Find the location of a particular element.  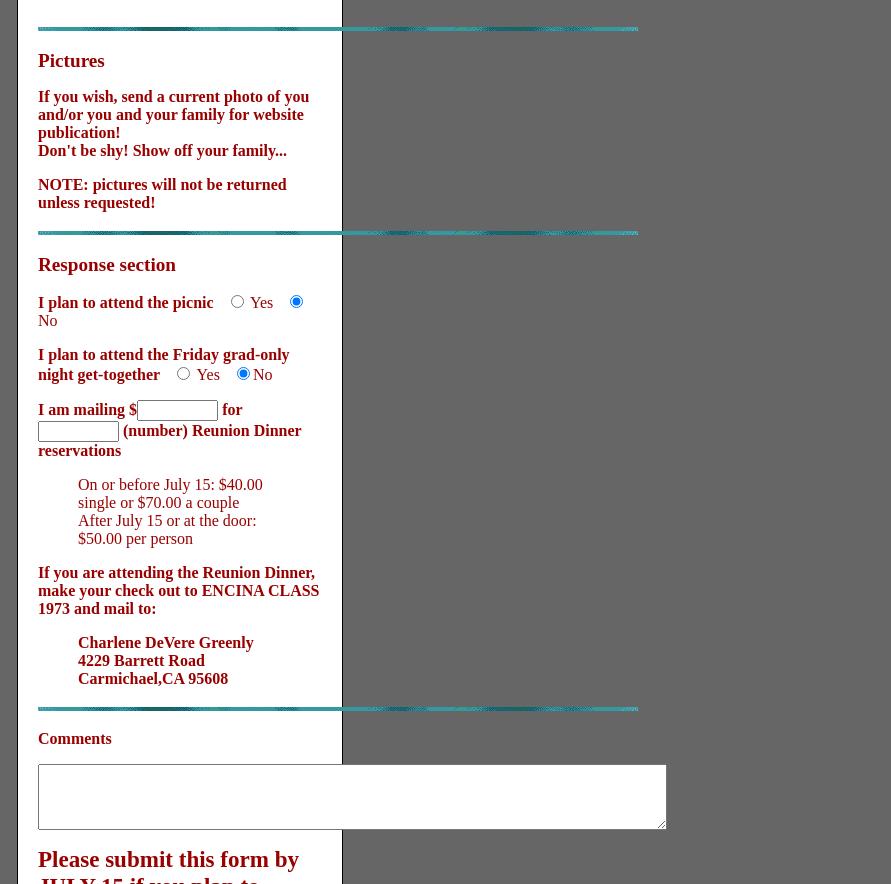

'I plan to attend the picnic' is located at coordinates (124, 302).